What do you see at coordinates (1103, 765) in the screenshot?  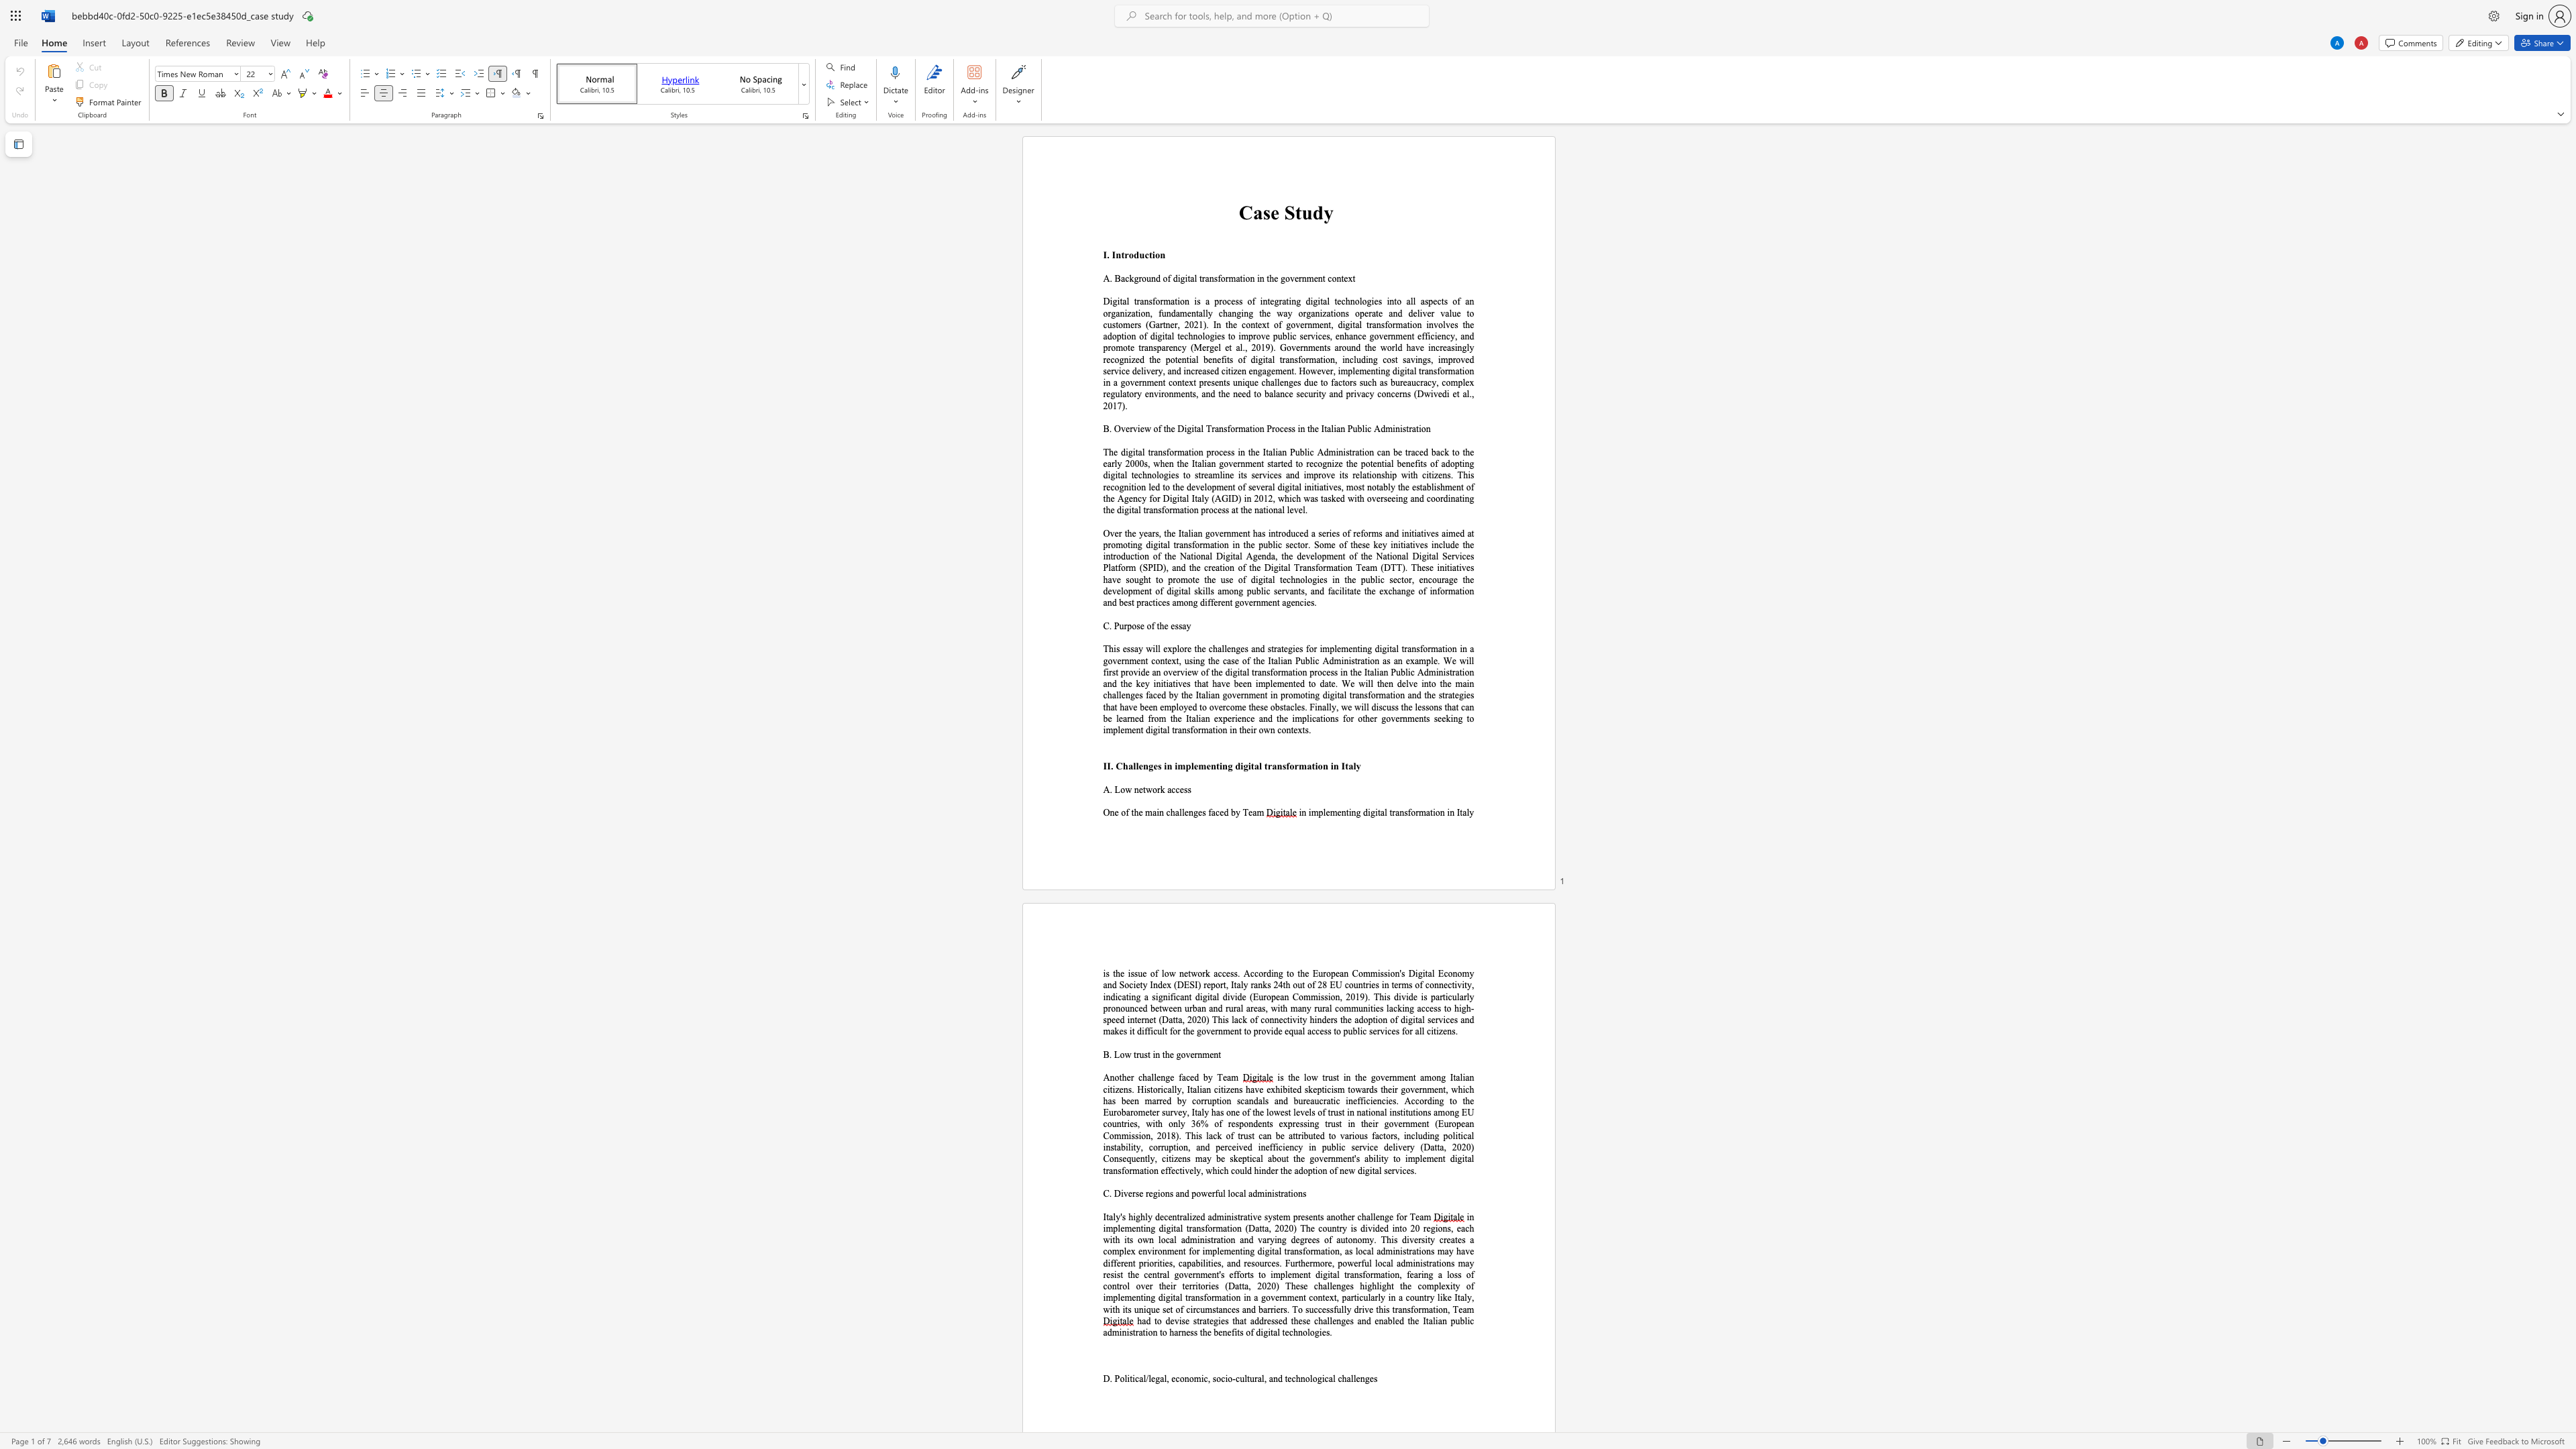 I see `the subset text "II. Challenges in implement" within the text "II. Challenges in implementing digital transformation in Italy"` at bounding box center [1103, 765].